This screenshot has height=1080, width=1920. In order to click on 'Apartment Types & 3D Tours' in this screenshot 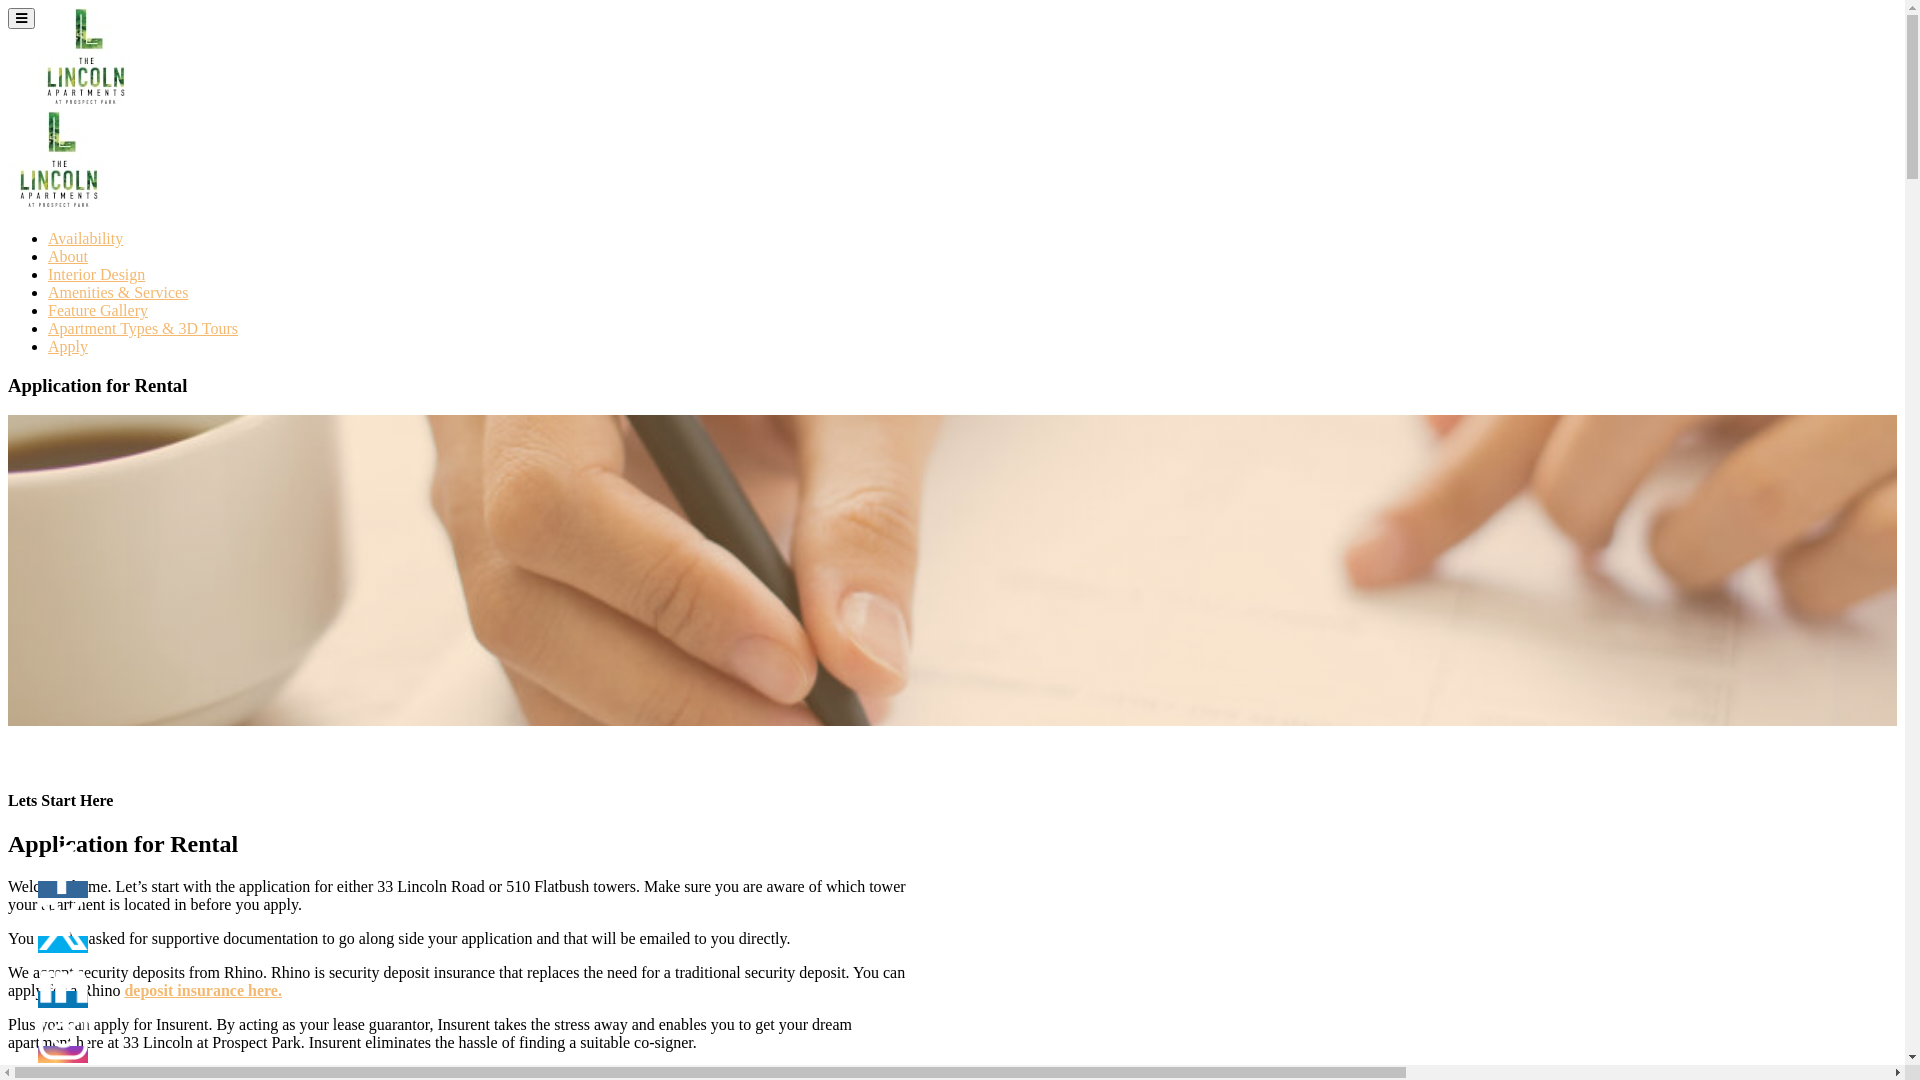, I will do `click(142, 327)`.